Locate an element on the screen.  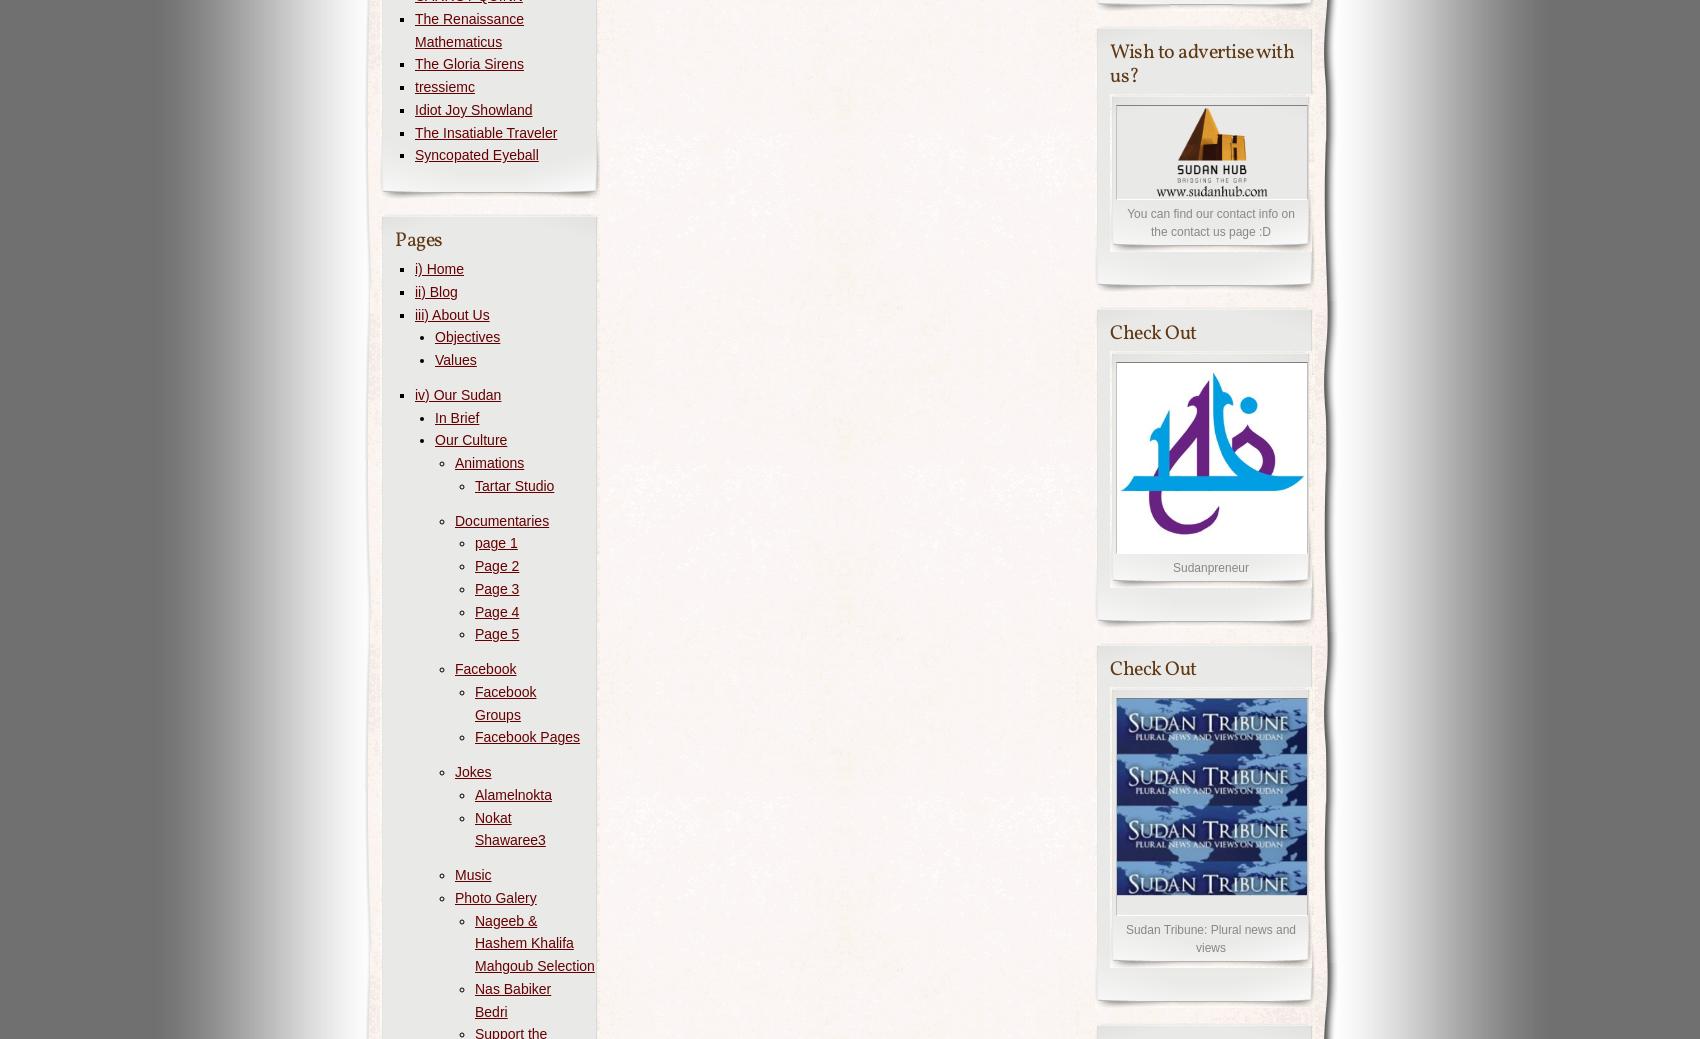
'iii) About Us' is located at coordinates (413, 313).